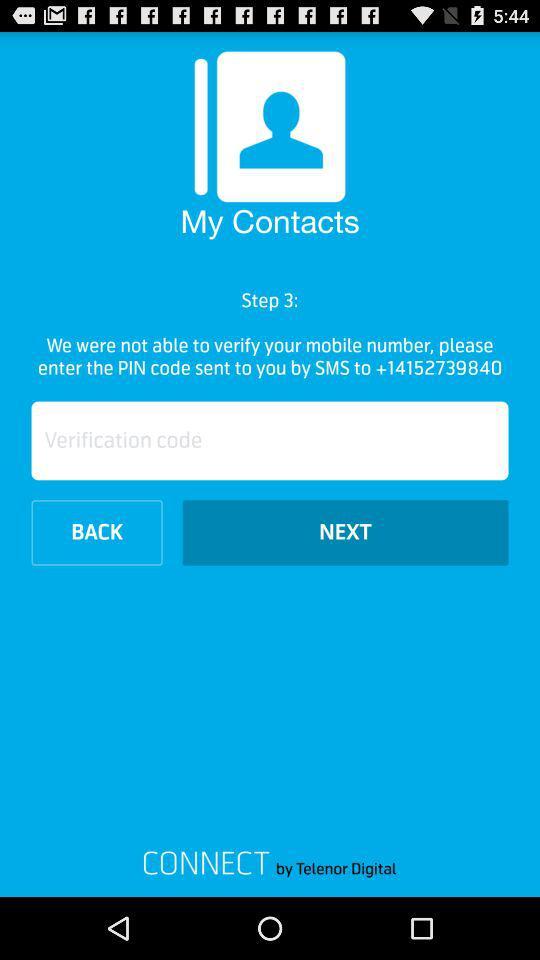 The image size is (540, 960). Describe the element at coordinates (270, 440) in the screenshot. I see `verification code` at that location.